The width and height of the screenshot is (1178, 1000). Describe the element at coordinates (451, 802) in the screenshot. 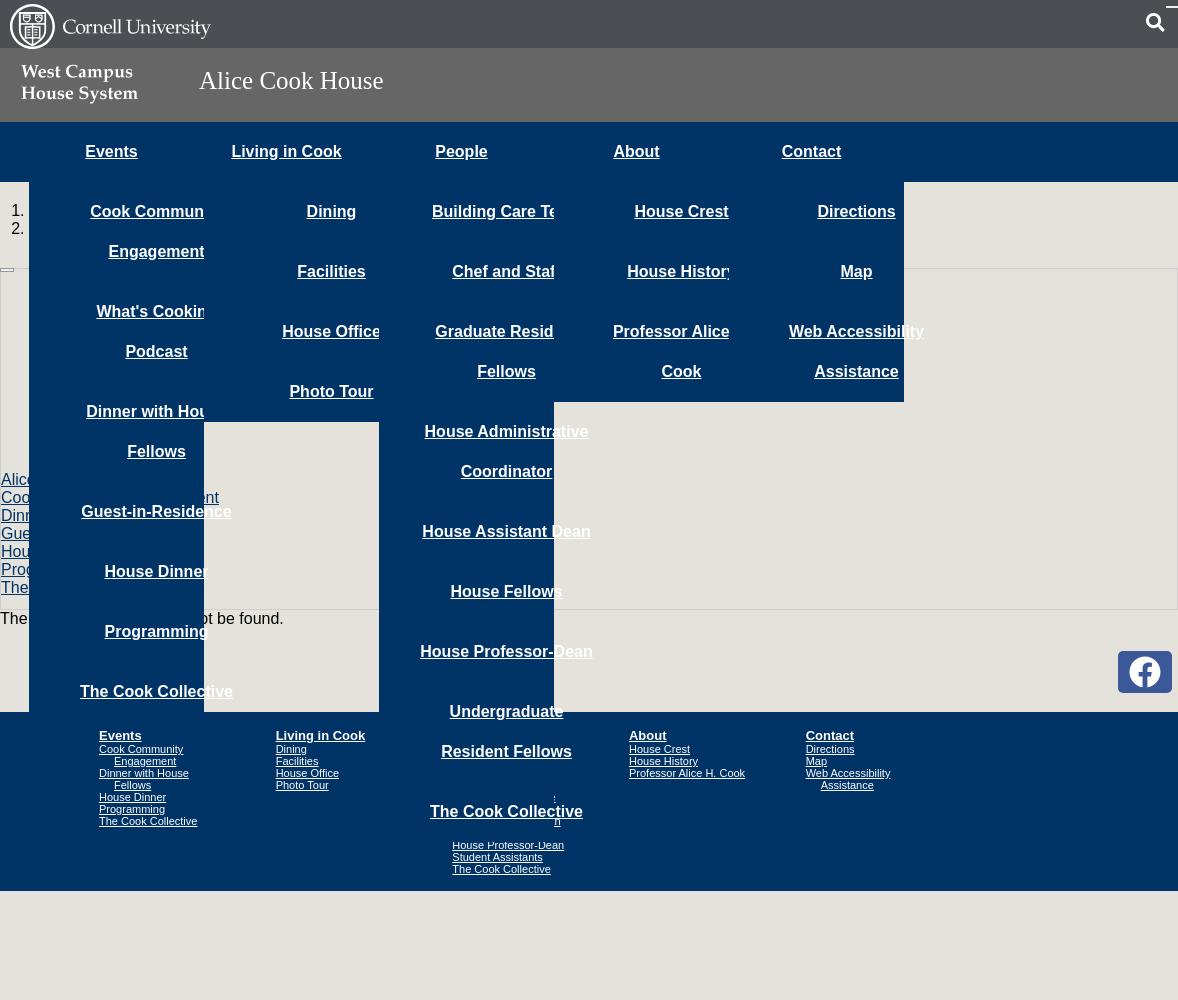

I see `'House Administrative Assistant'` at that location.